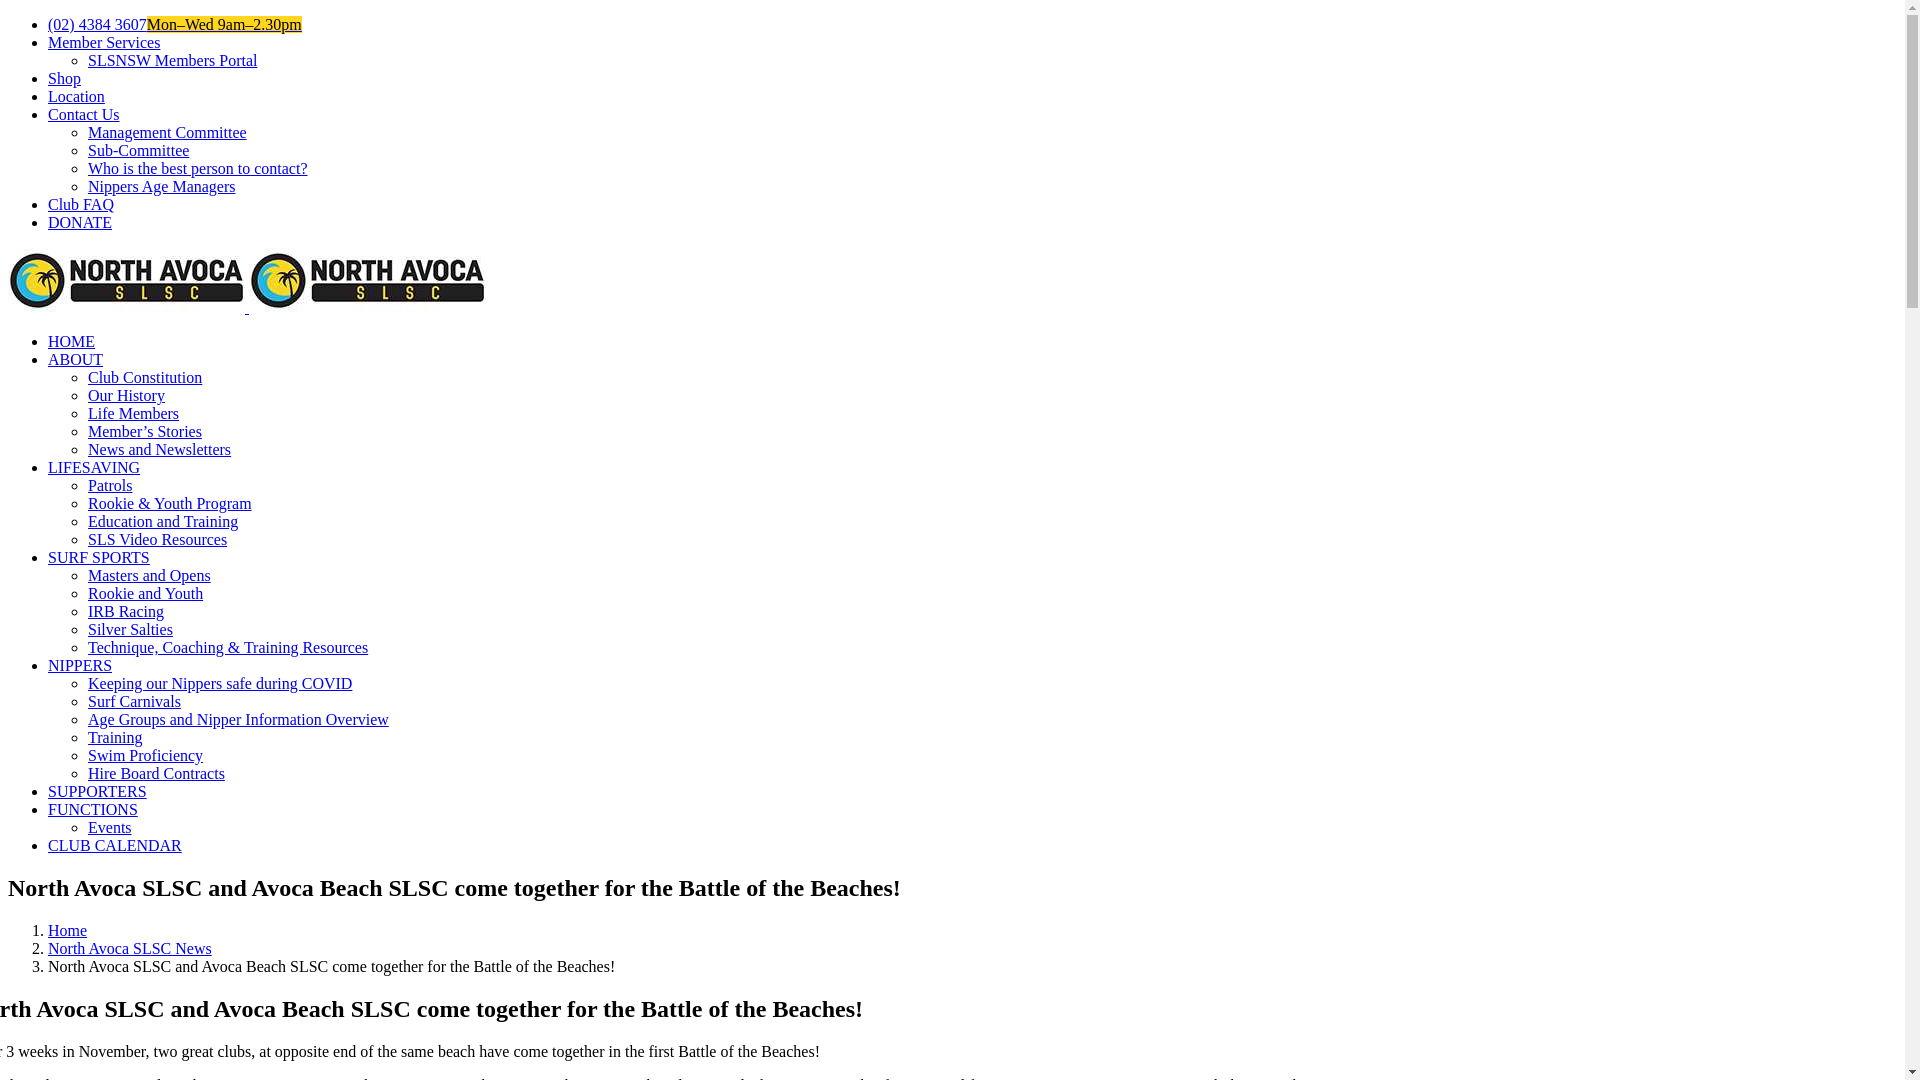 This screenshot has height=1080, width=1920. I want to click on 'Shop', so click(64, 77).